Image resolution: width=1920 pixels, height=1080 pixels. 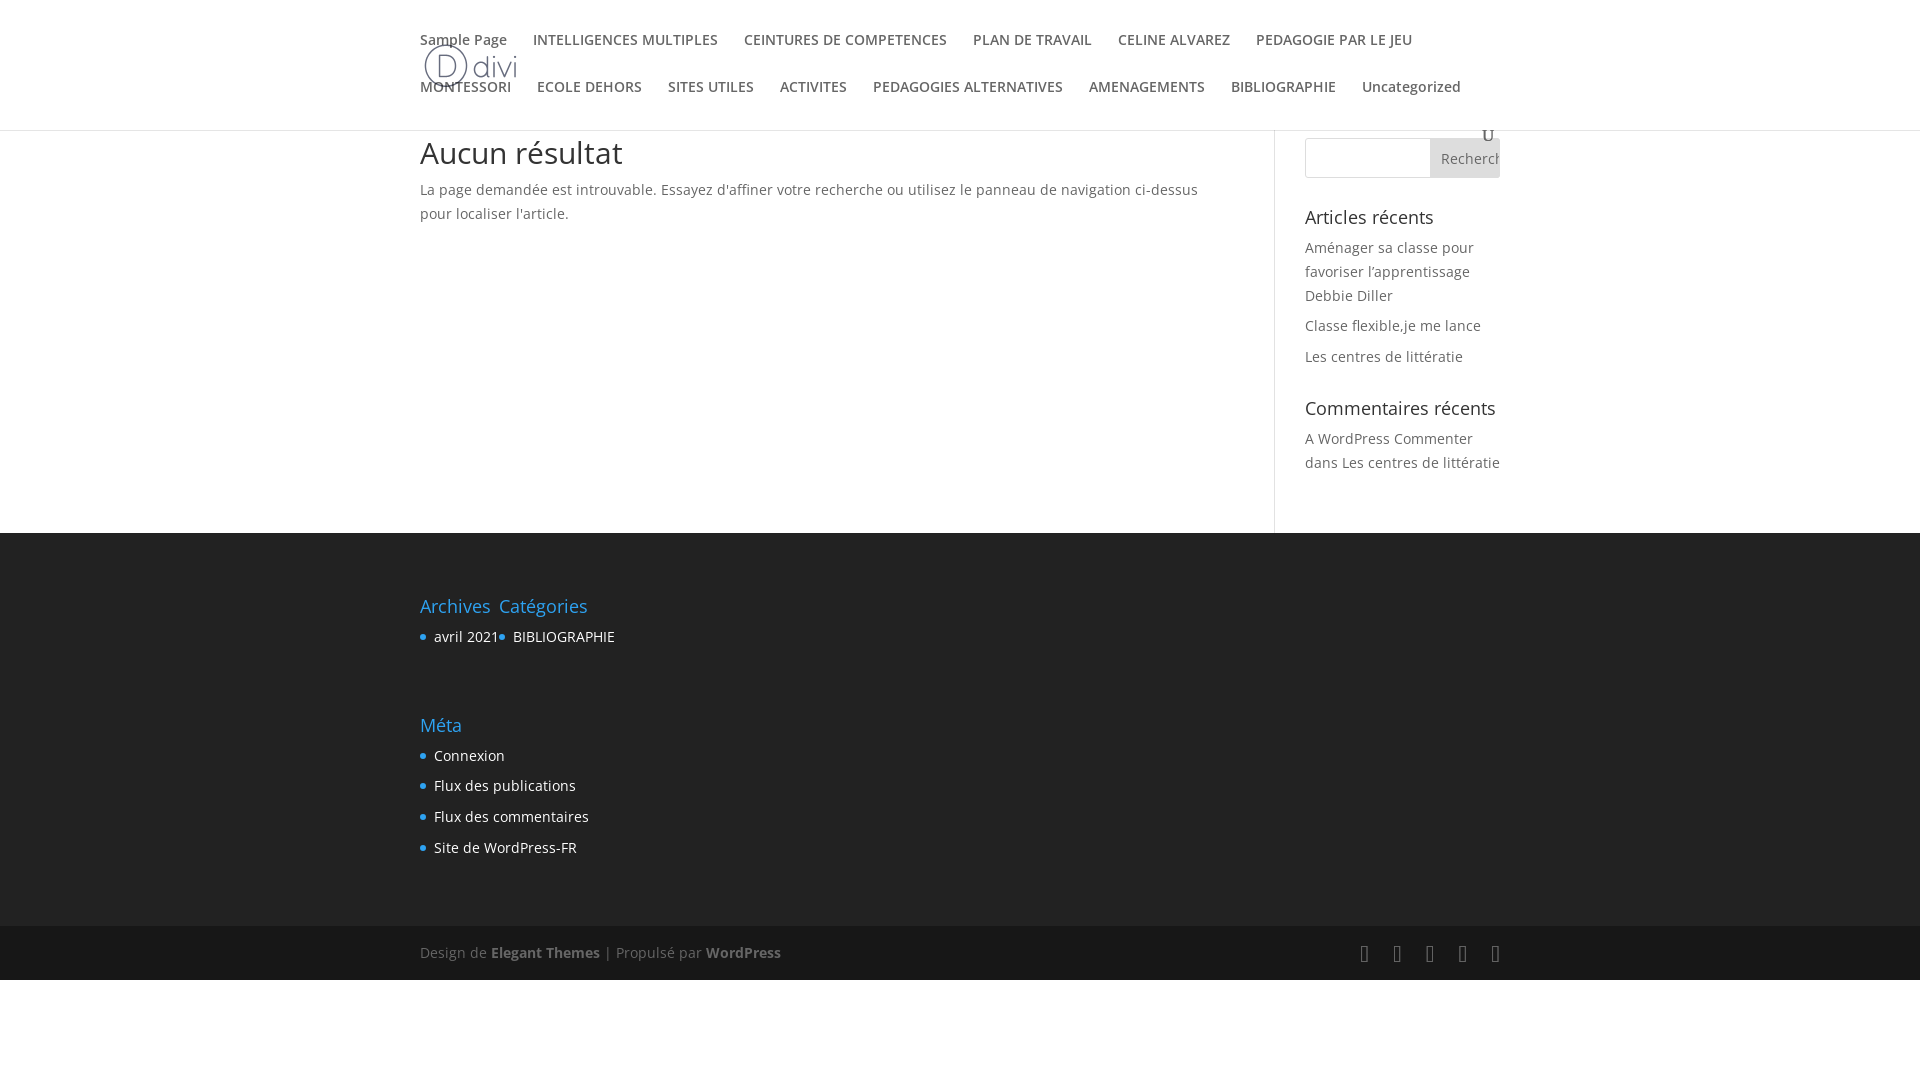 What do you see at coordinates (845, 55) in the screenshot?
I see `'CEINTURES DE COMPETENCES'` at bounding box center [845, 55].